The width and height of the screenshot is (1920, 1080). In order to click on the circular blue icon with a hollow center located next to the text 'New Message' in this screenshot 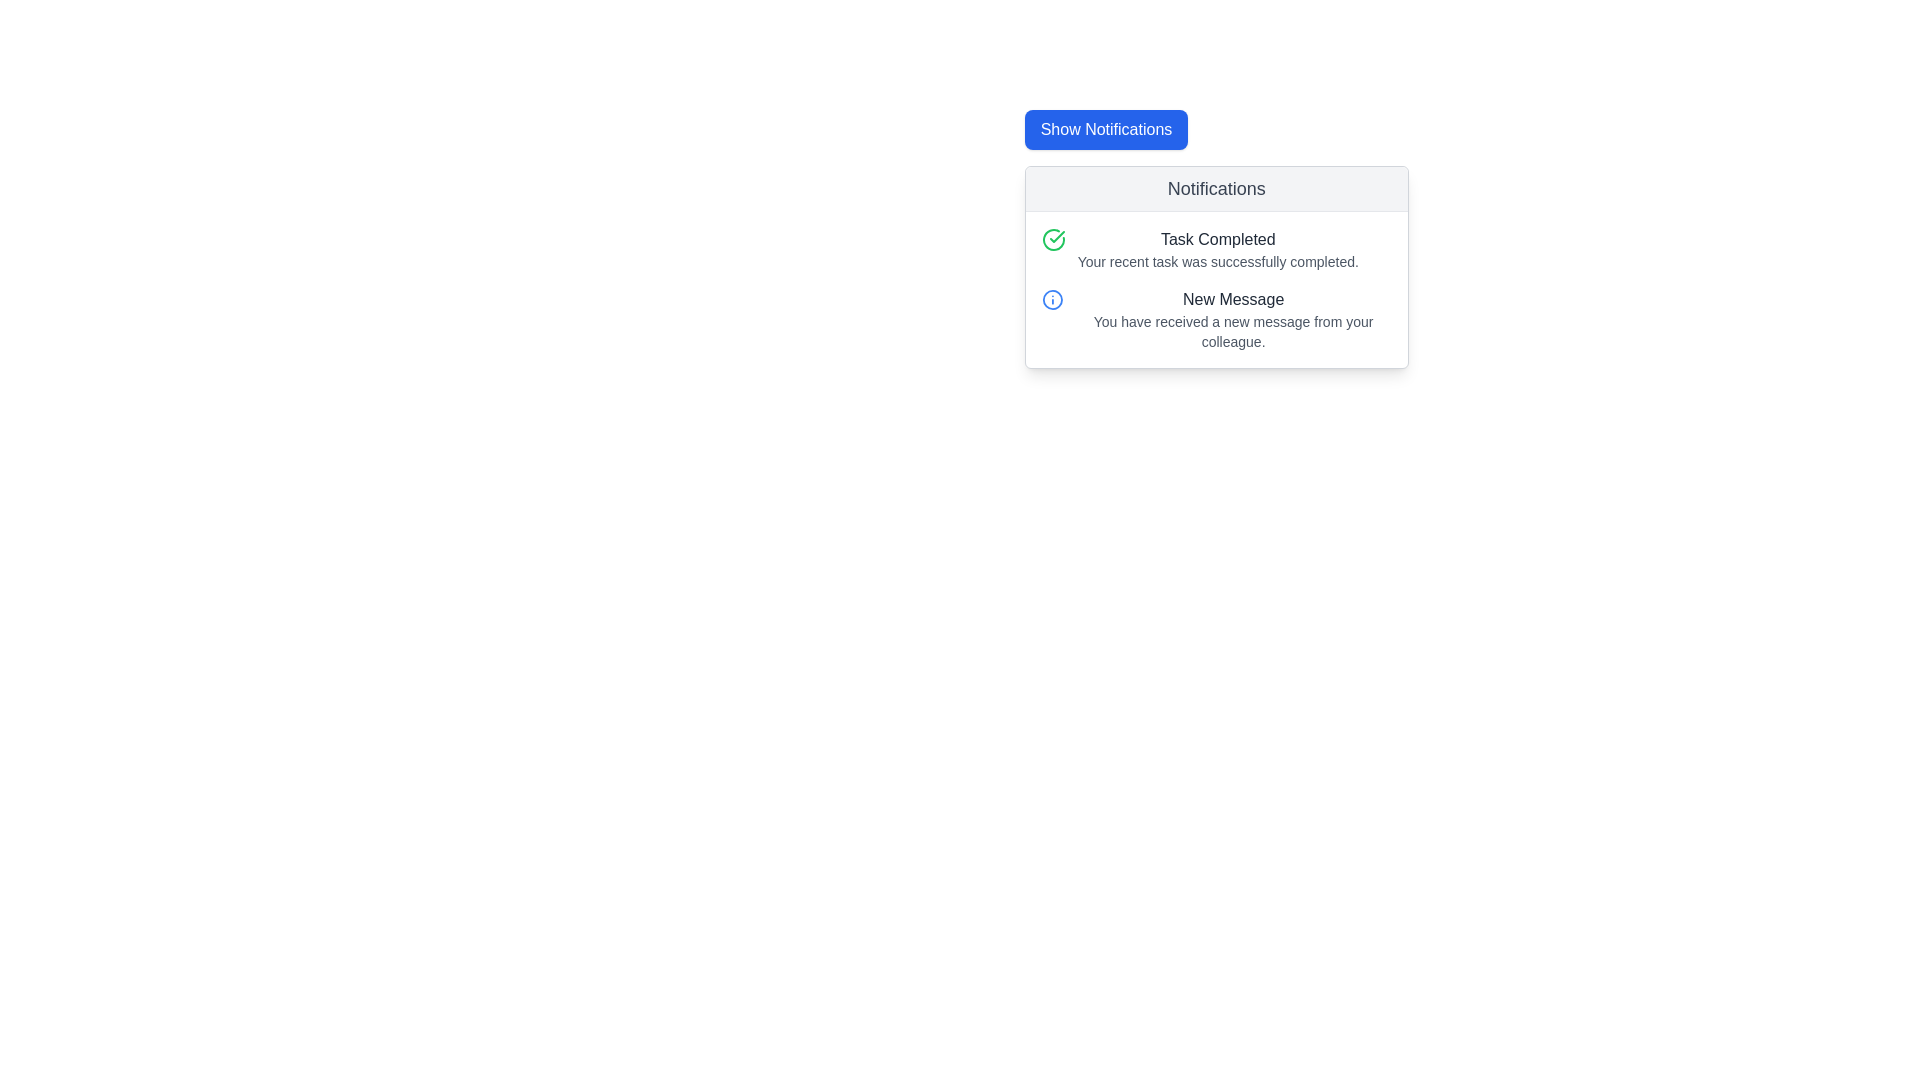, I will do `click(1051, 300)`.